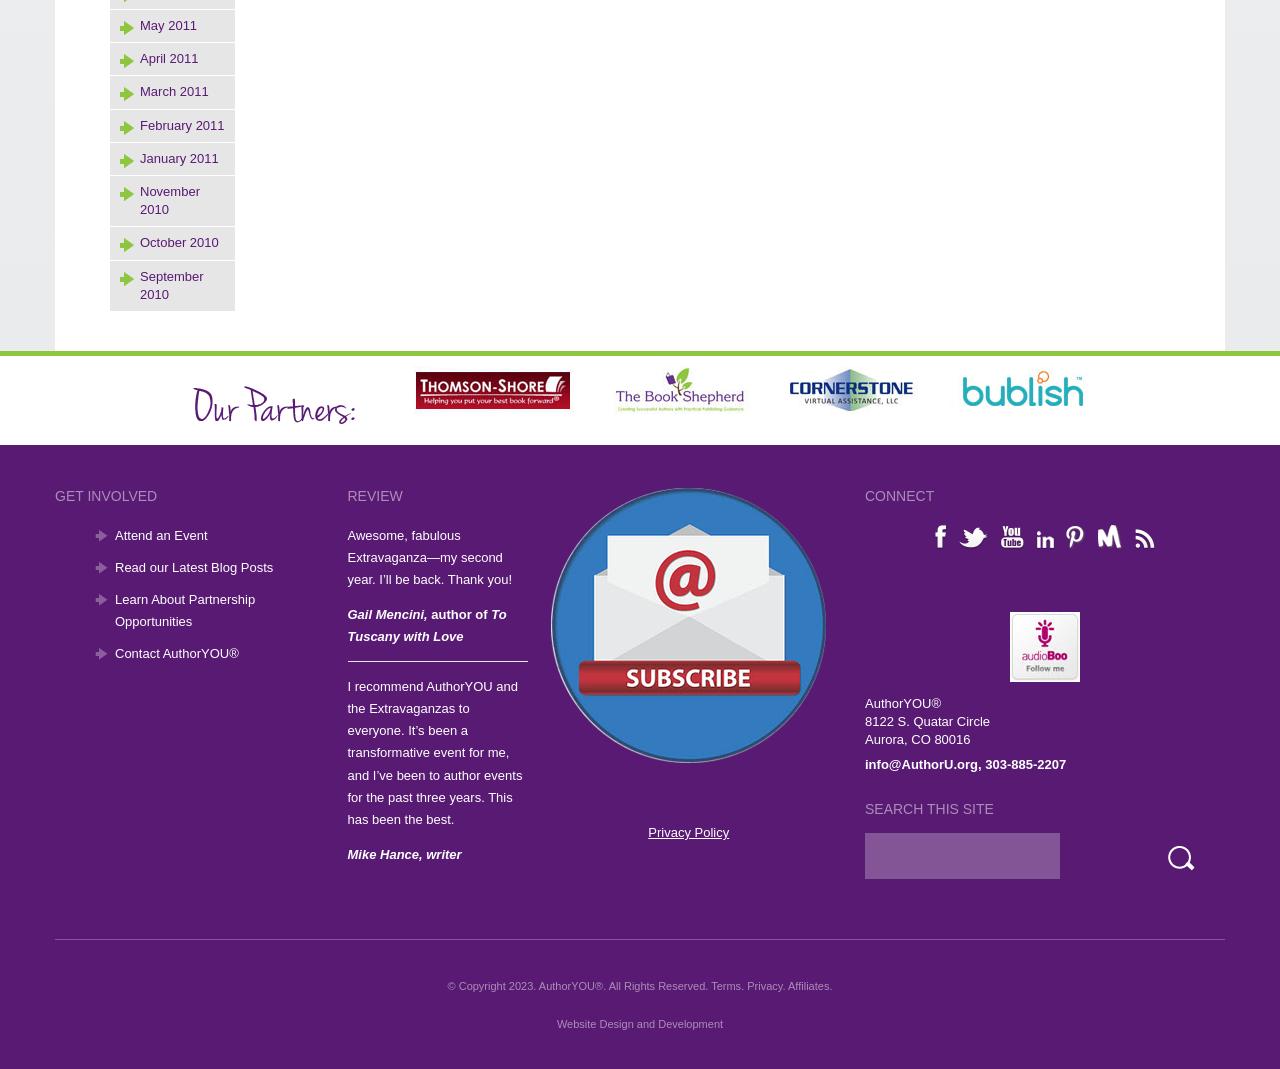 This screenshot has width=1280, height=1069. I want to click on 'Privacy', so click(746, 984).